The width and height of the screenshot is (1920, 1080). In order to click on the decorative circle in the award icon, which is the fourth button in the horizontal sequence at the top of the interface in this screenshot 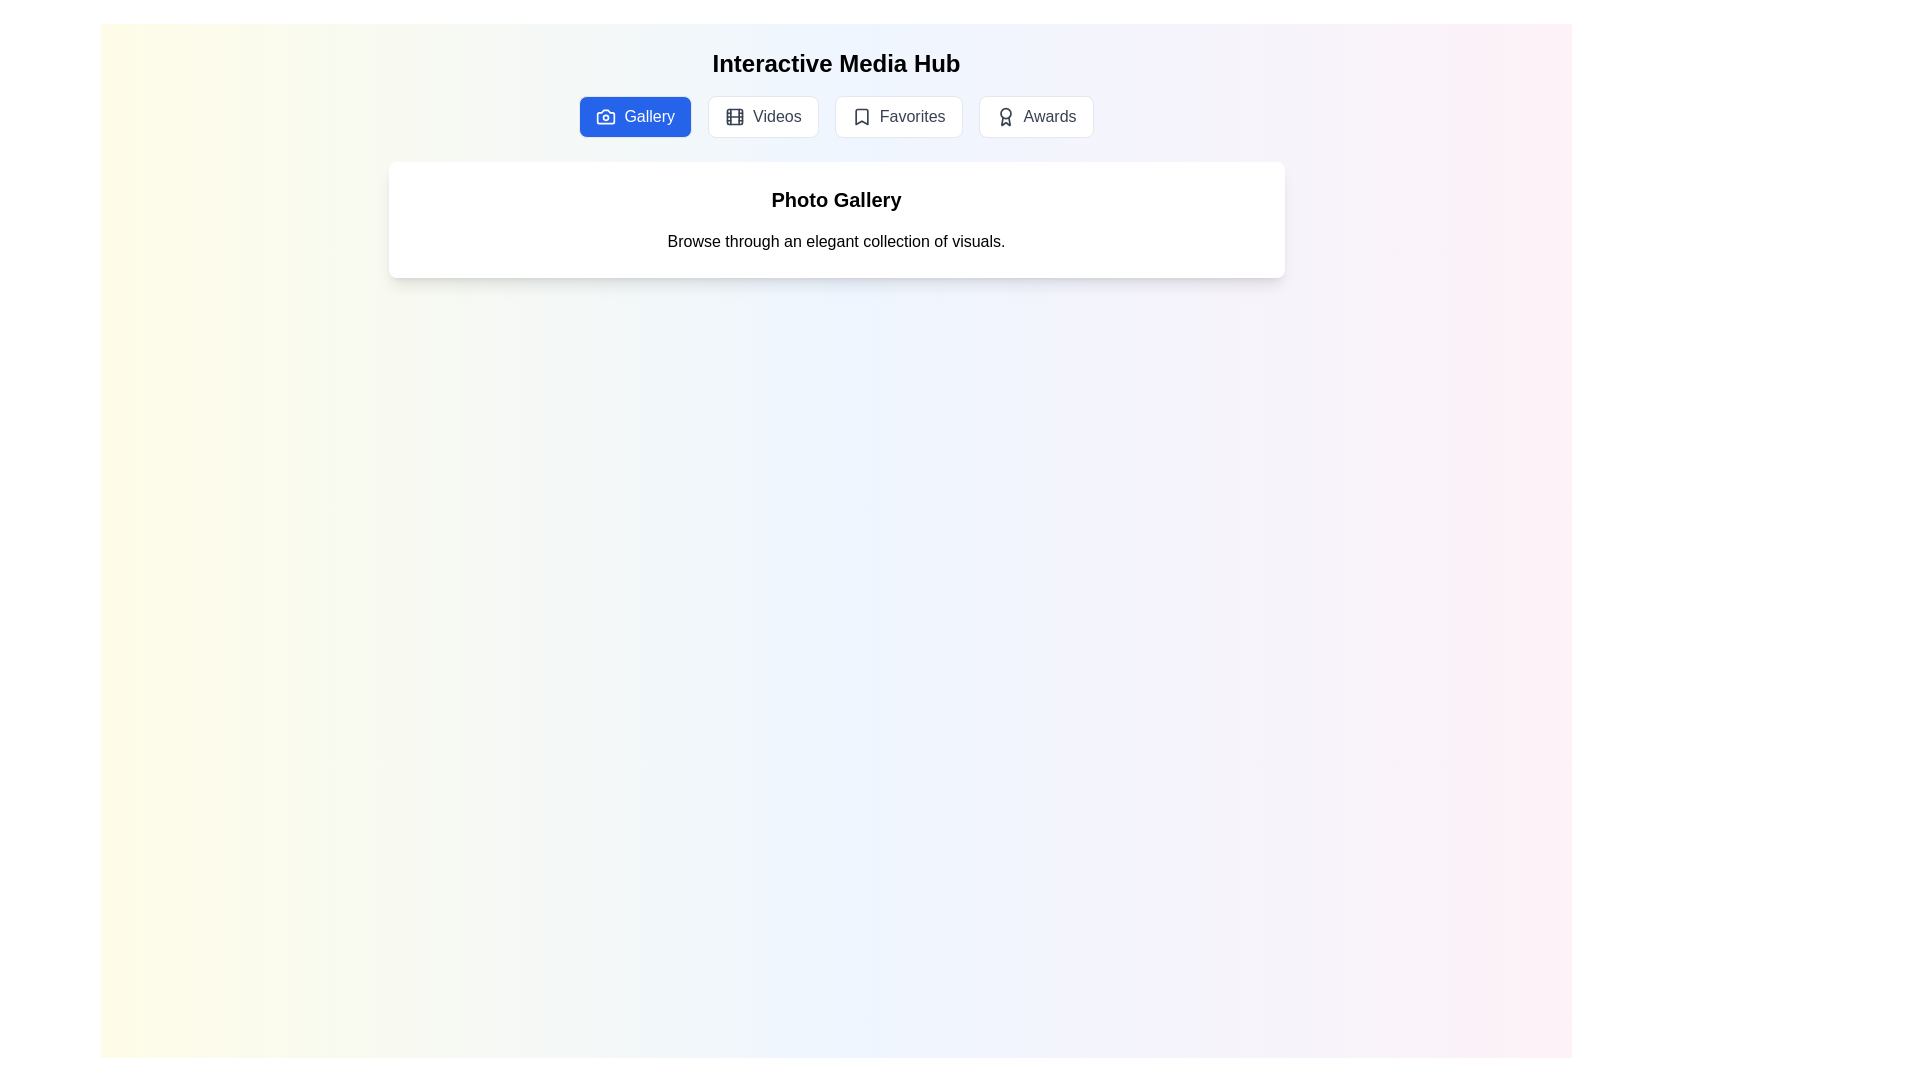, I will do `click(1005, 113)`.